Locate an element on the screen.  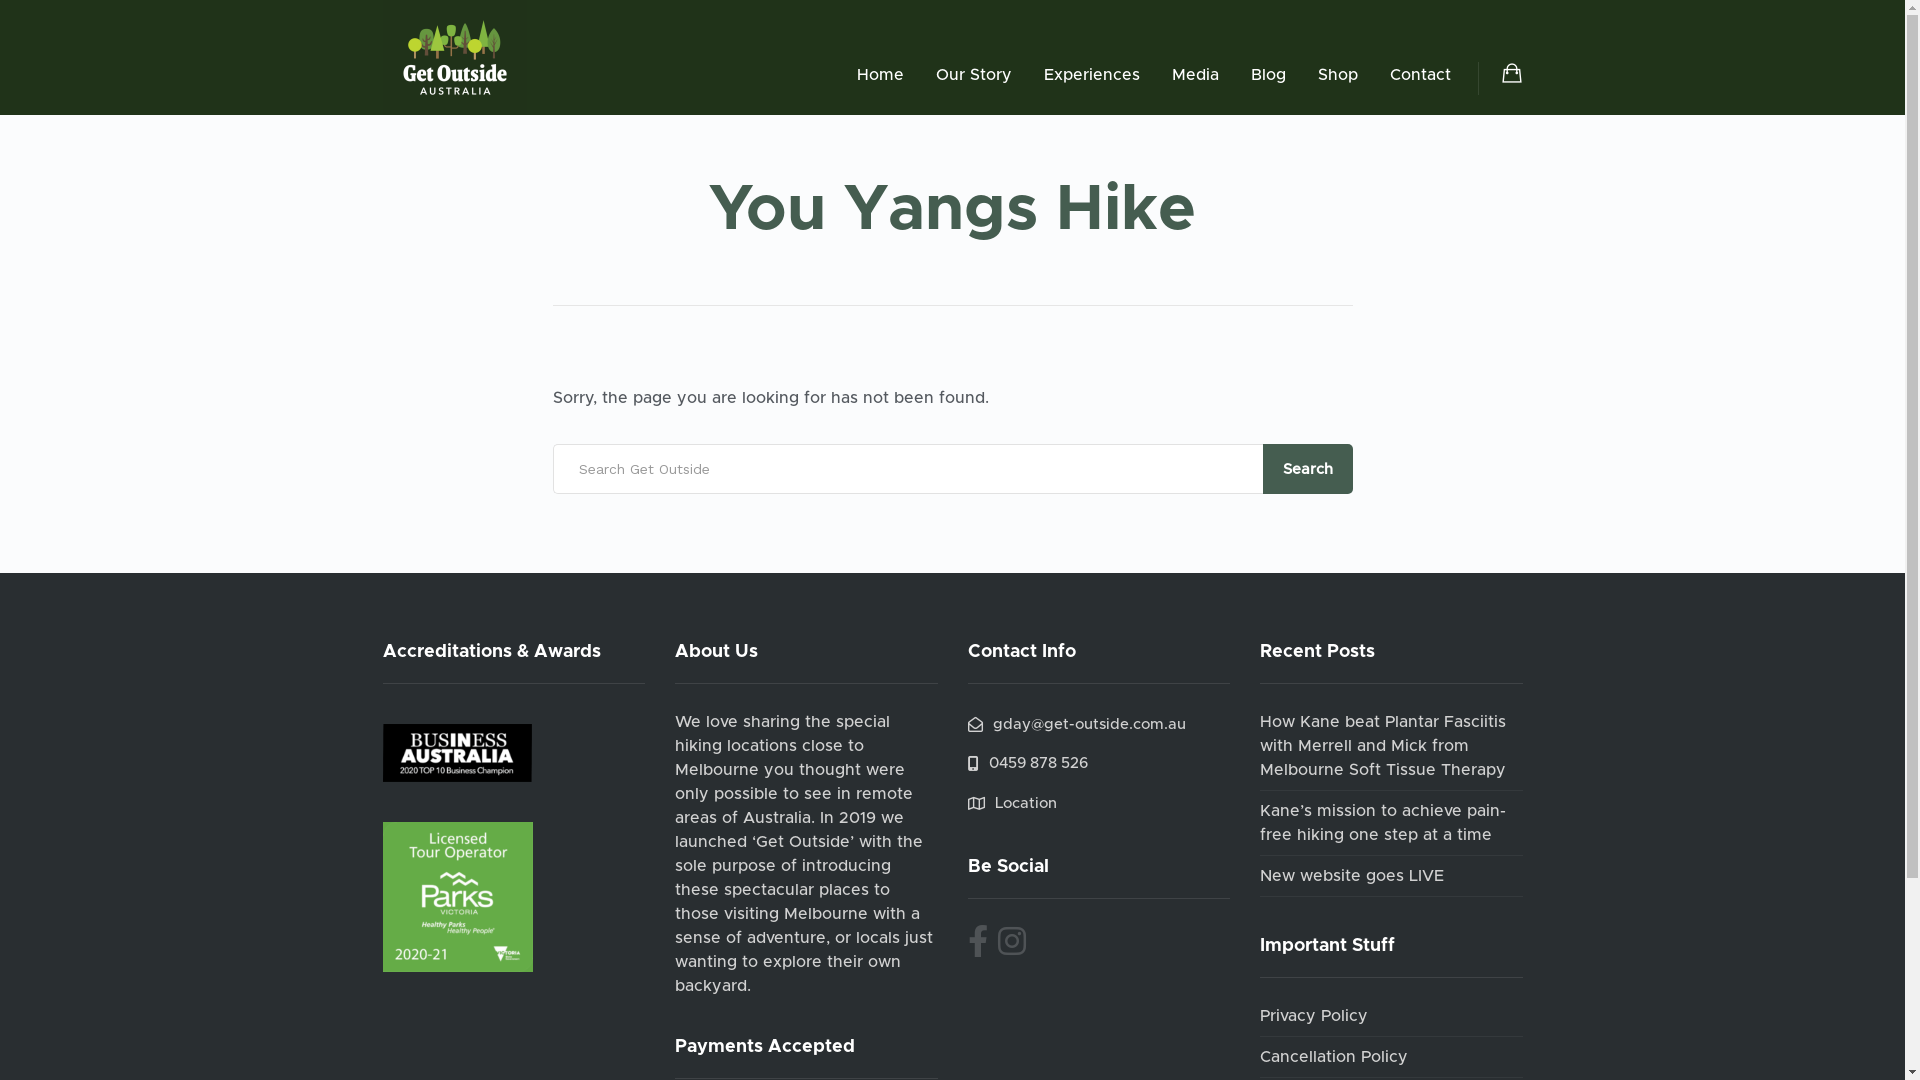
'Location' is located at coordinates (1012, 802).